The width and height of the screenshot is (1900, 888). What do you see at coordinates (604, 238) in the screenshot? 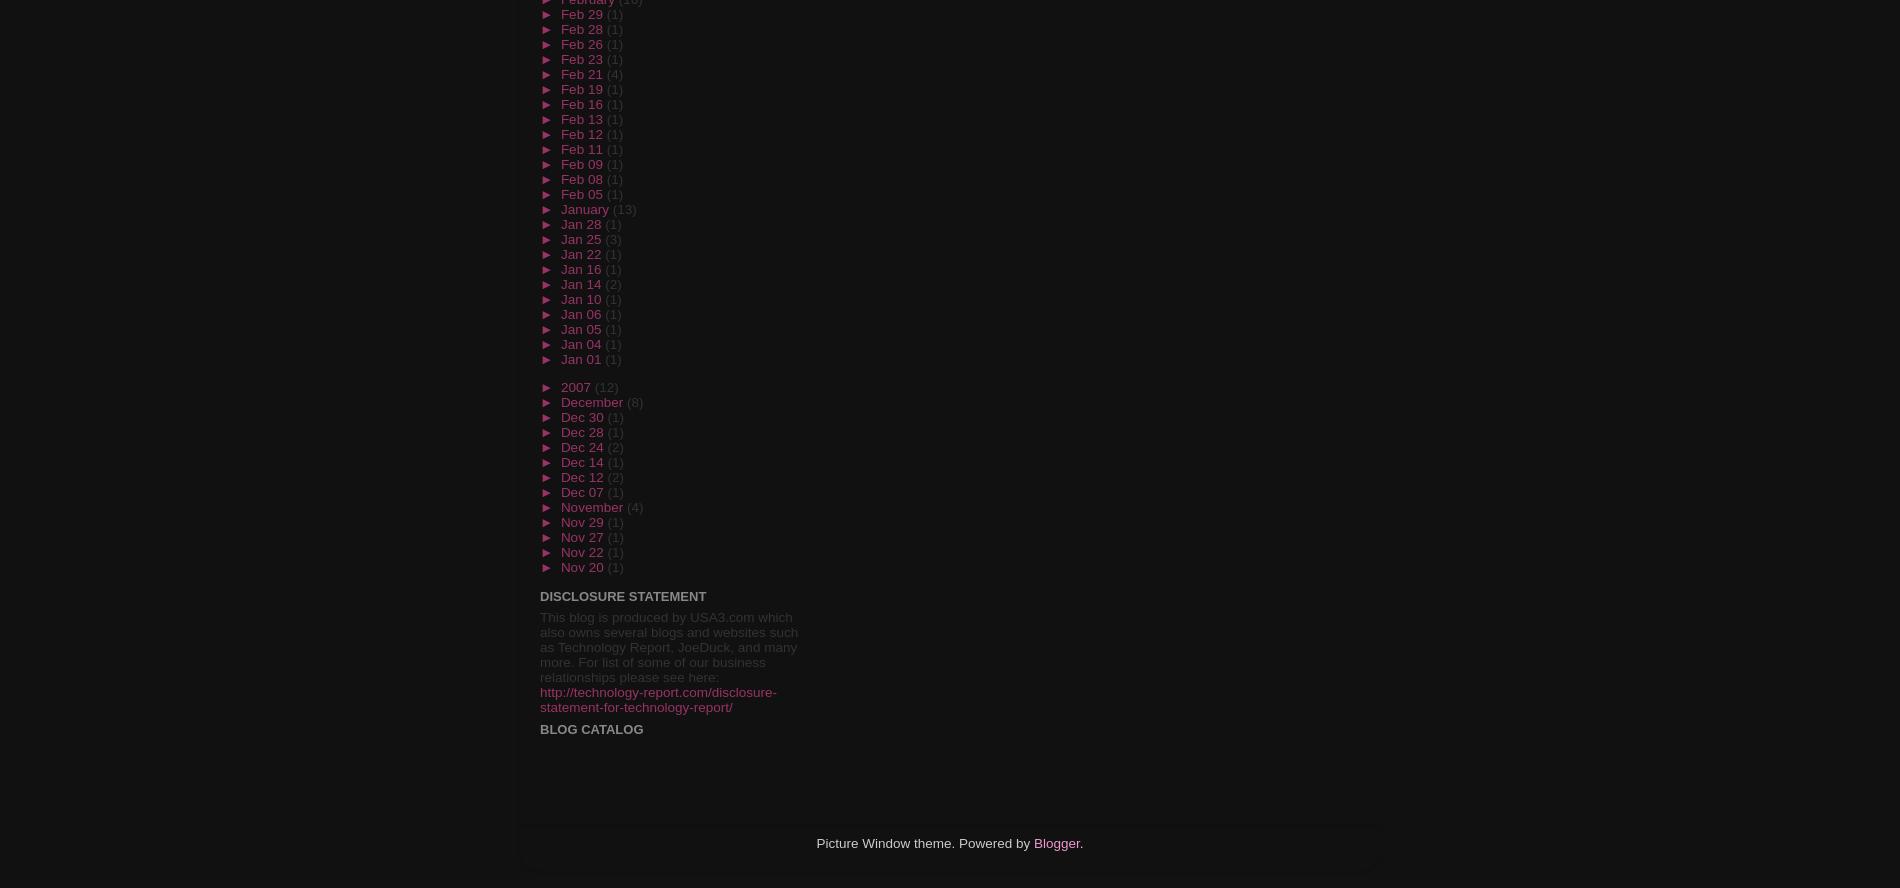
I see `'(3)'` at bounding box center [604, 238].